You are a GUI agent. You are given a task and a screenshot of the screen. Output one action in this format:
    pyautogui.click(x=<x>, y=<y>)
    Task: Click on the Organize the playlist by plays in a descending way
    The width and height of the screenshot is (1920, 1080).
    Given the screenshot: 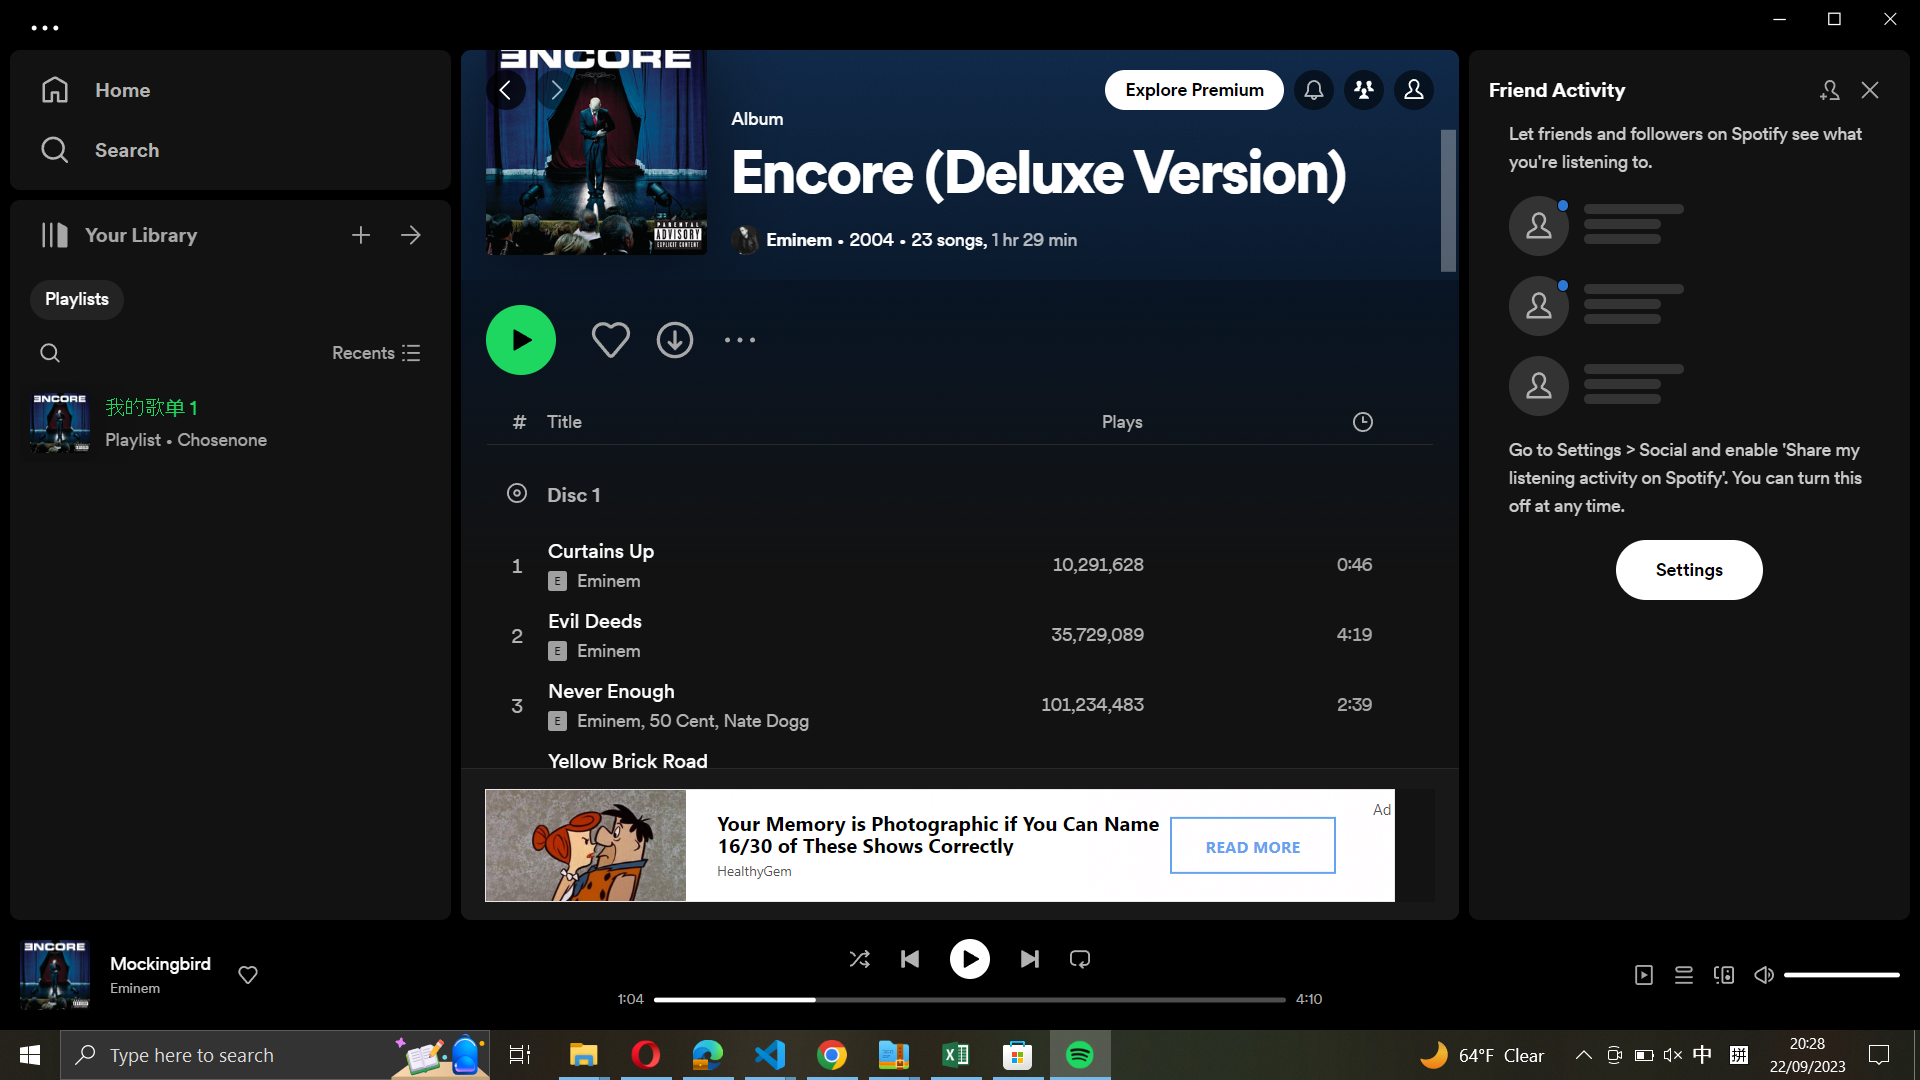 What is the action you would take?
    pyautogui.click(x=1198, y=424)
    